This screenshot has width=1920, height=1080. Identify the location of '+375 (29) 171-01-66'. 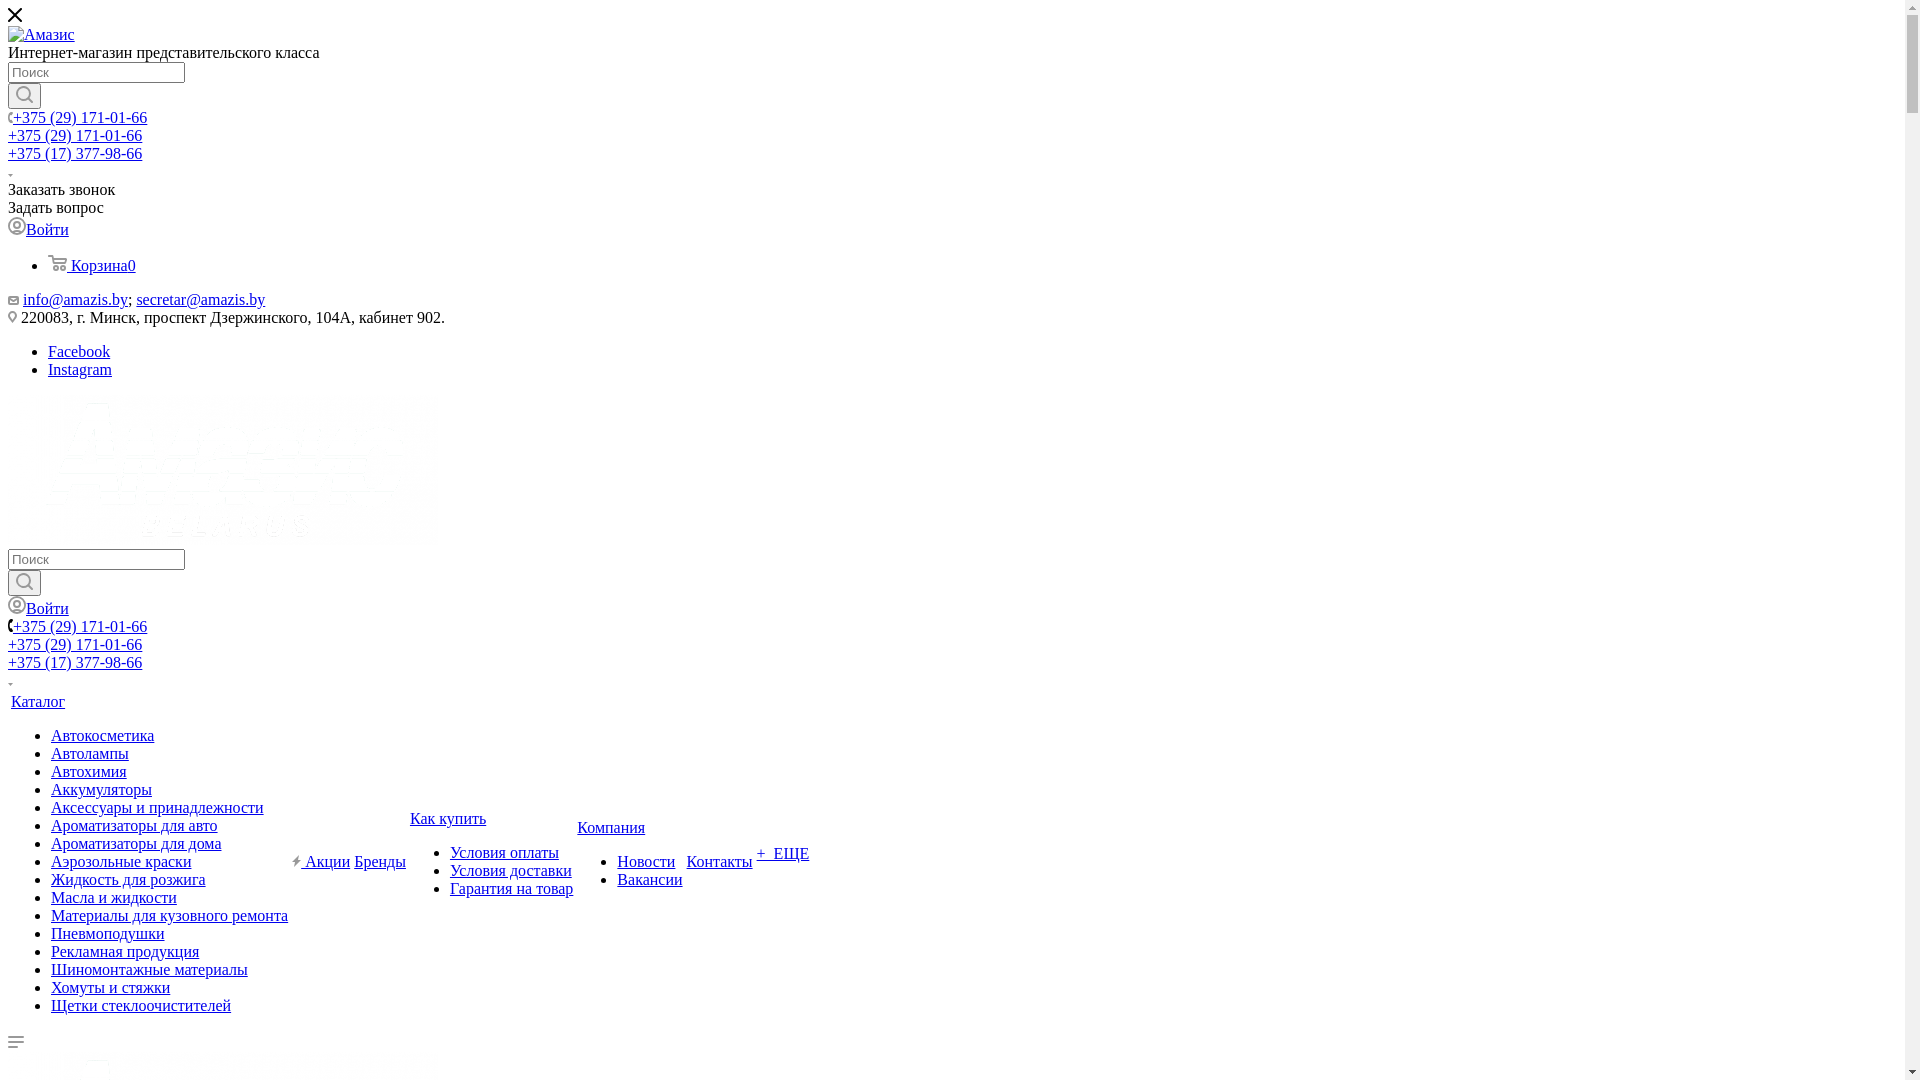
(75, 135).